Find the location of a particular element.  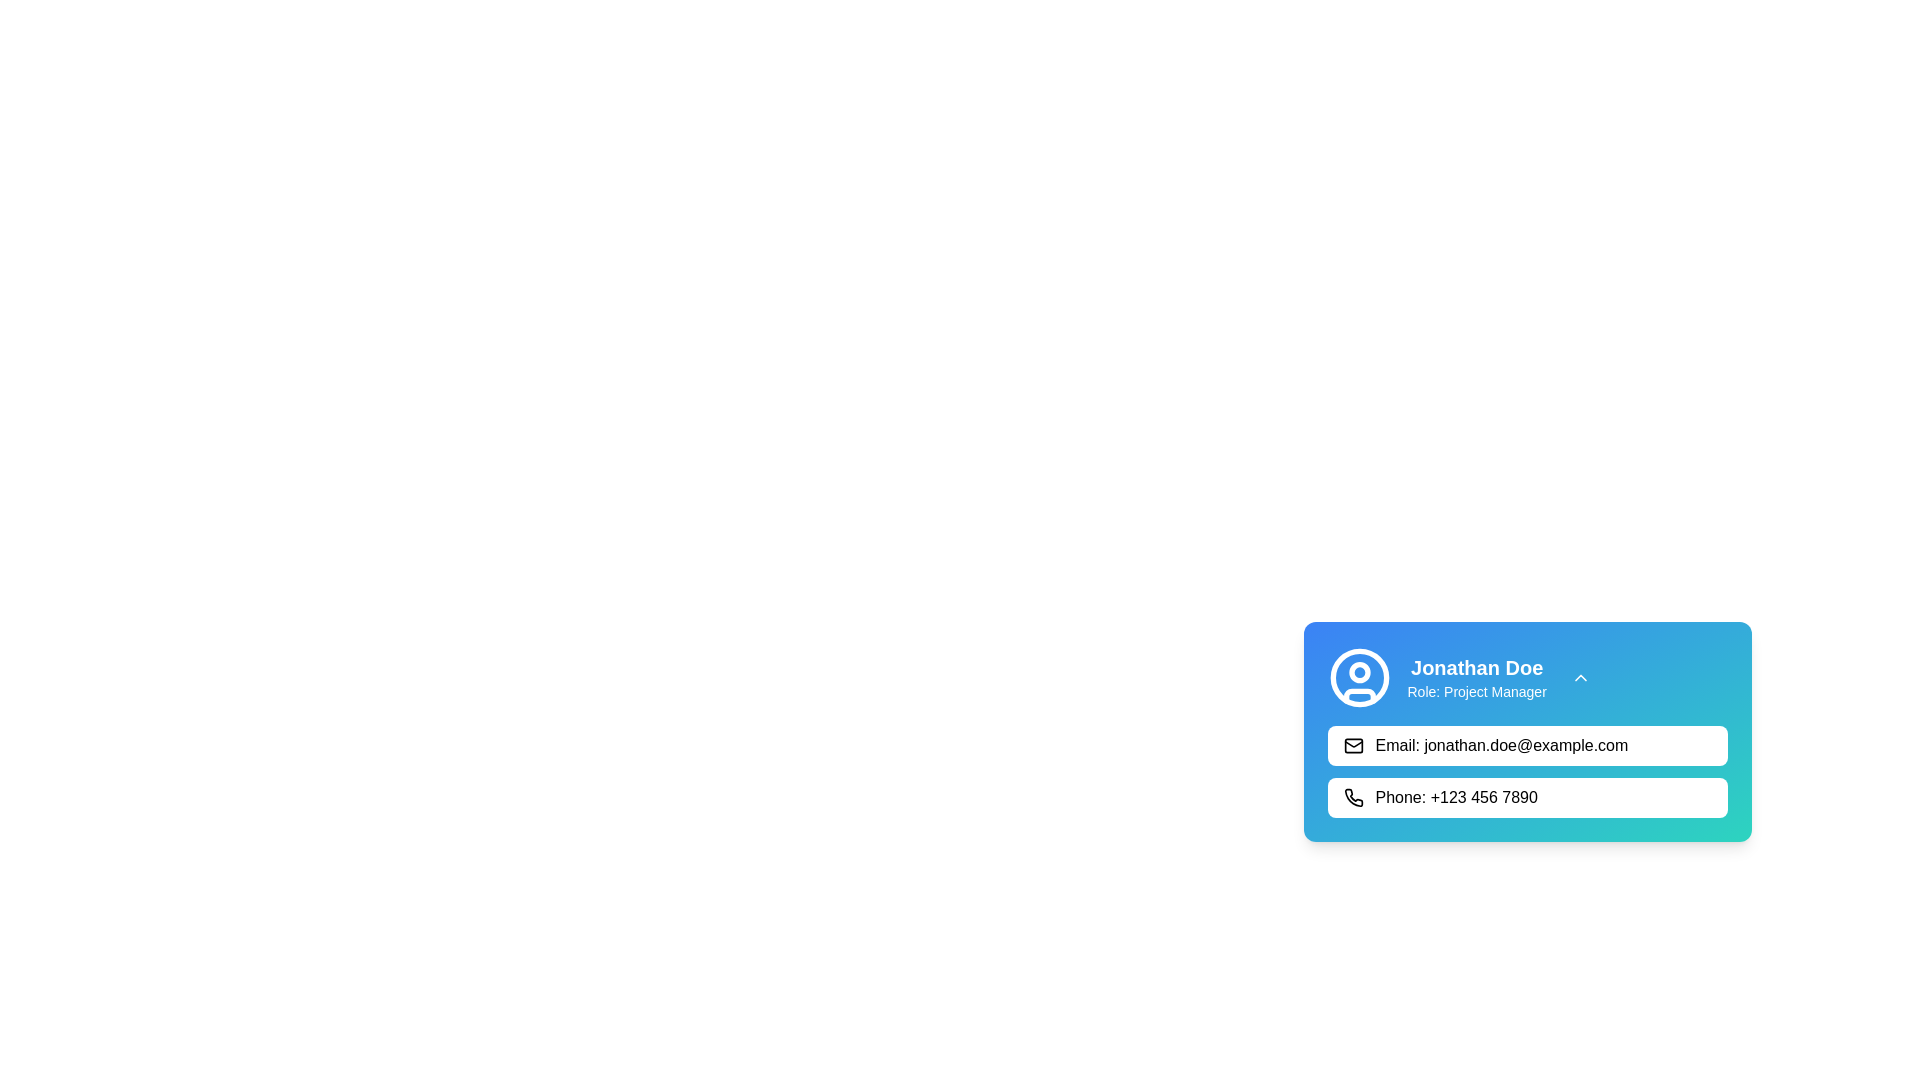

the black phone receiver icon located to the left of the phone number text in the contact information UI component is located at coordinates (1353, 797).